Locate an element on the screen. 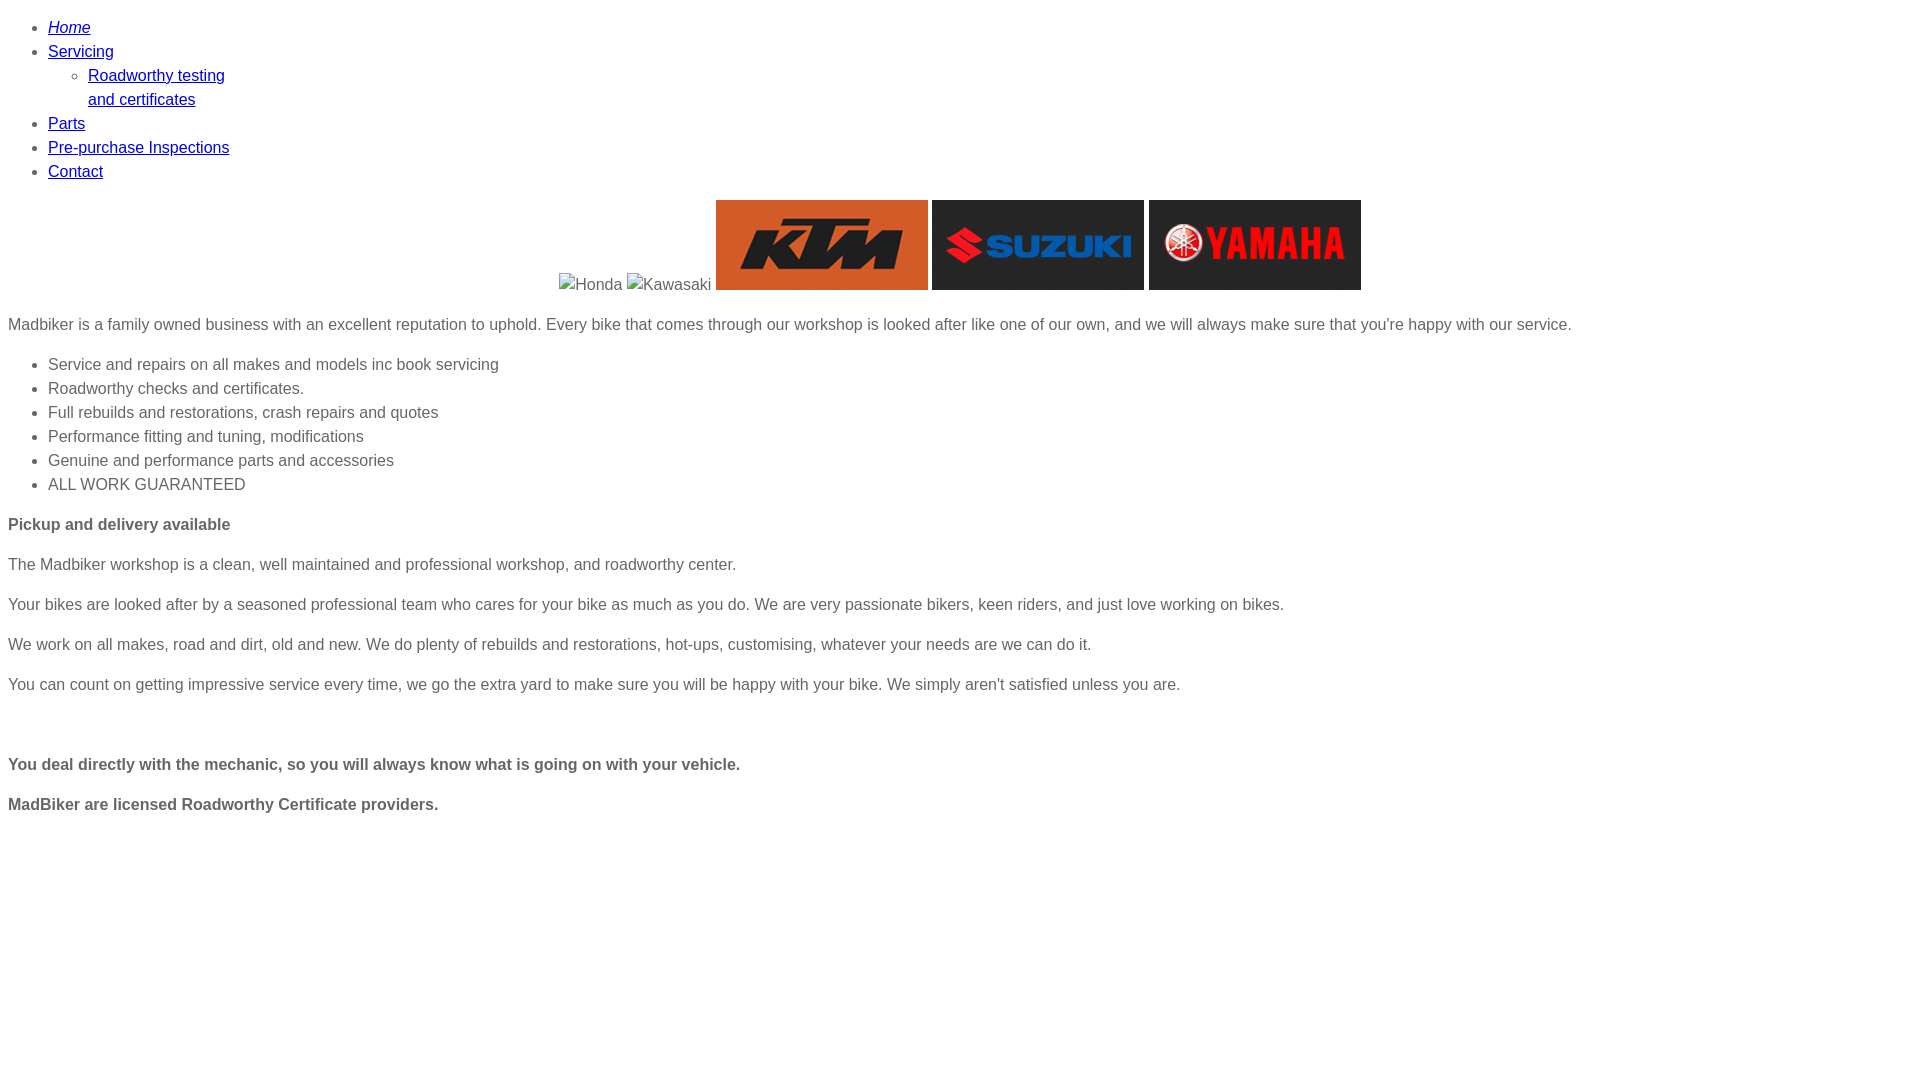 This screenshot has height=1080, width=1920. 'Home' is located at coordinates (48, 27).